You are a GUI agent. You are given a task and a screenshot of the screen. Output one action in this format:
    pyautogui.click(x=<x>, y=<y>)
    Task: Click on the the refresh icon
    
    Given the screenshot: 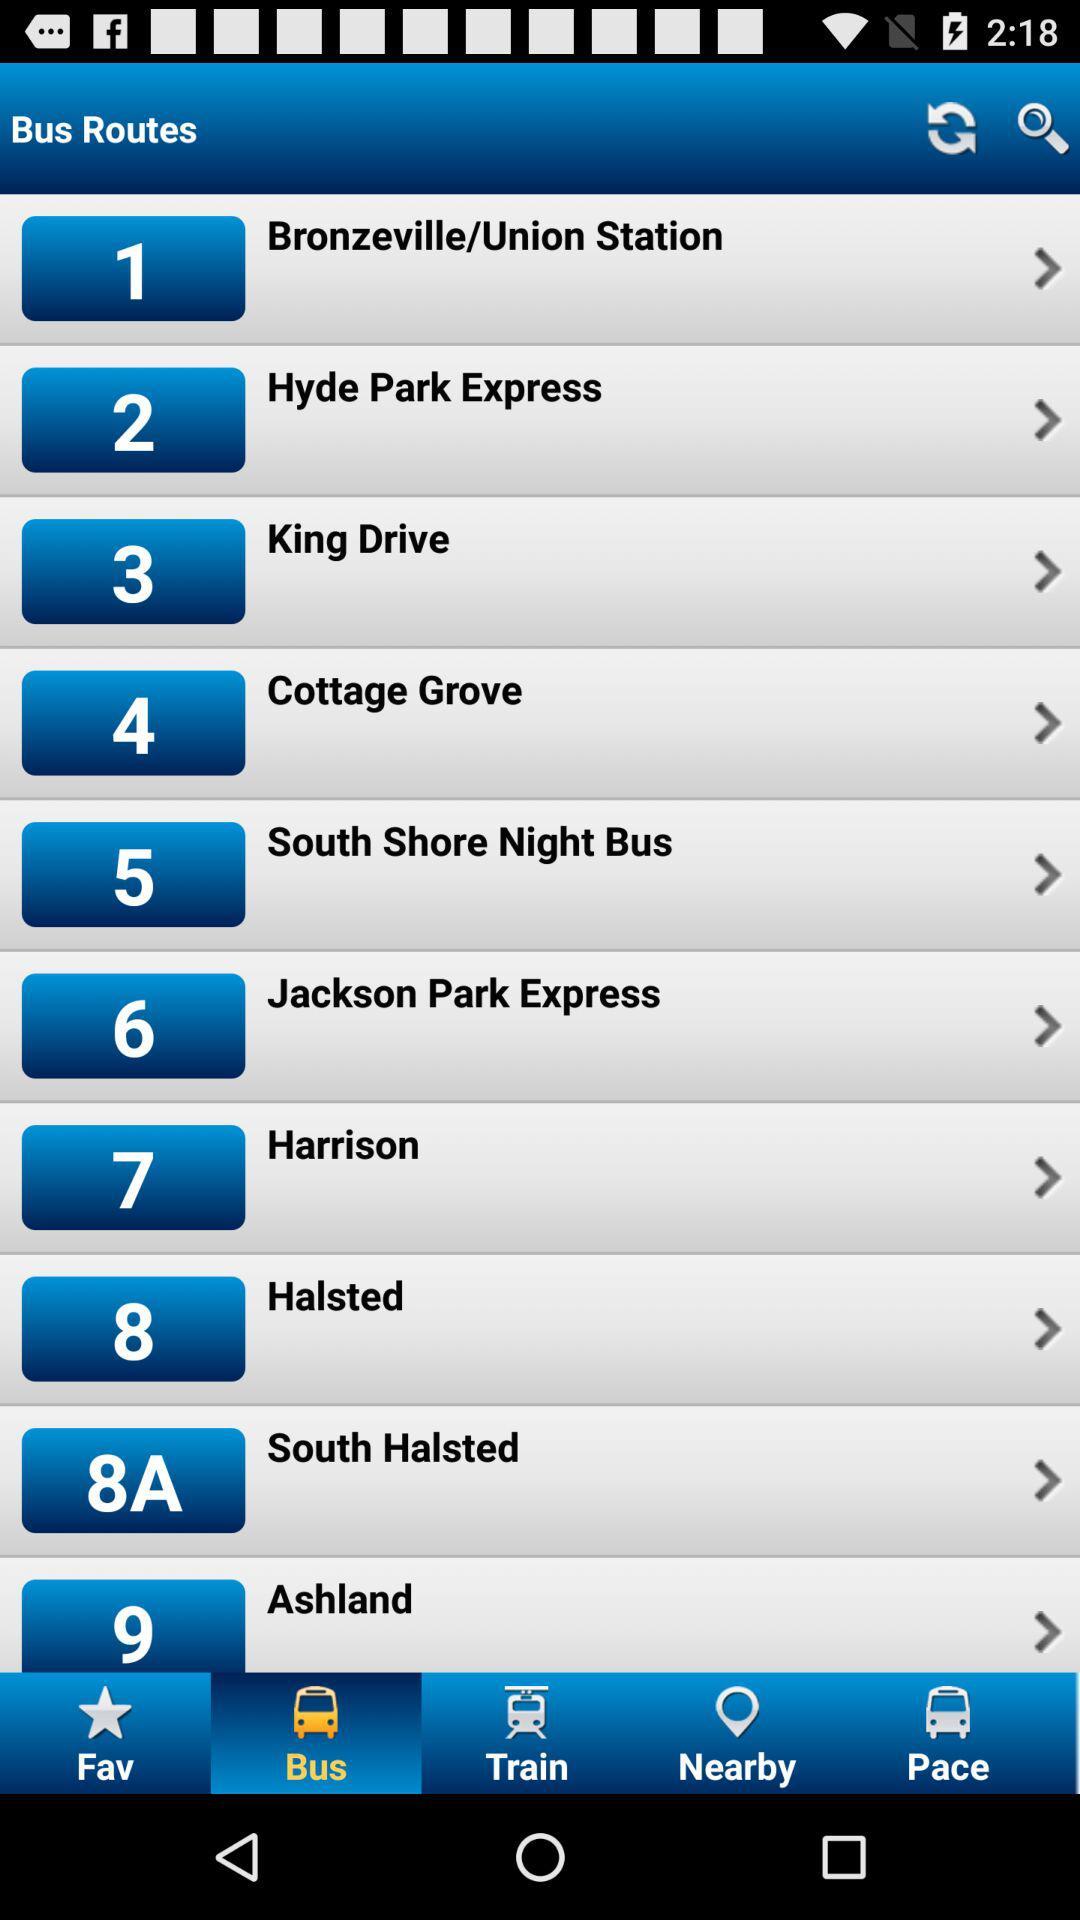 What is the action you would take?
    pyautogui.click(x=950, y=136)
    